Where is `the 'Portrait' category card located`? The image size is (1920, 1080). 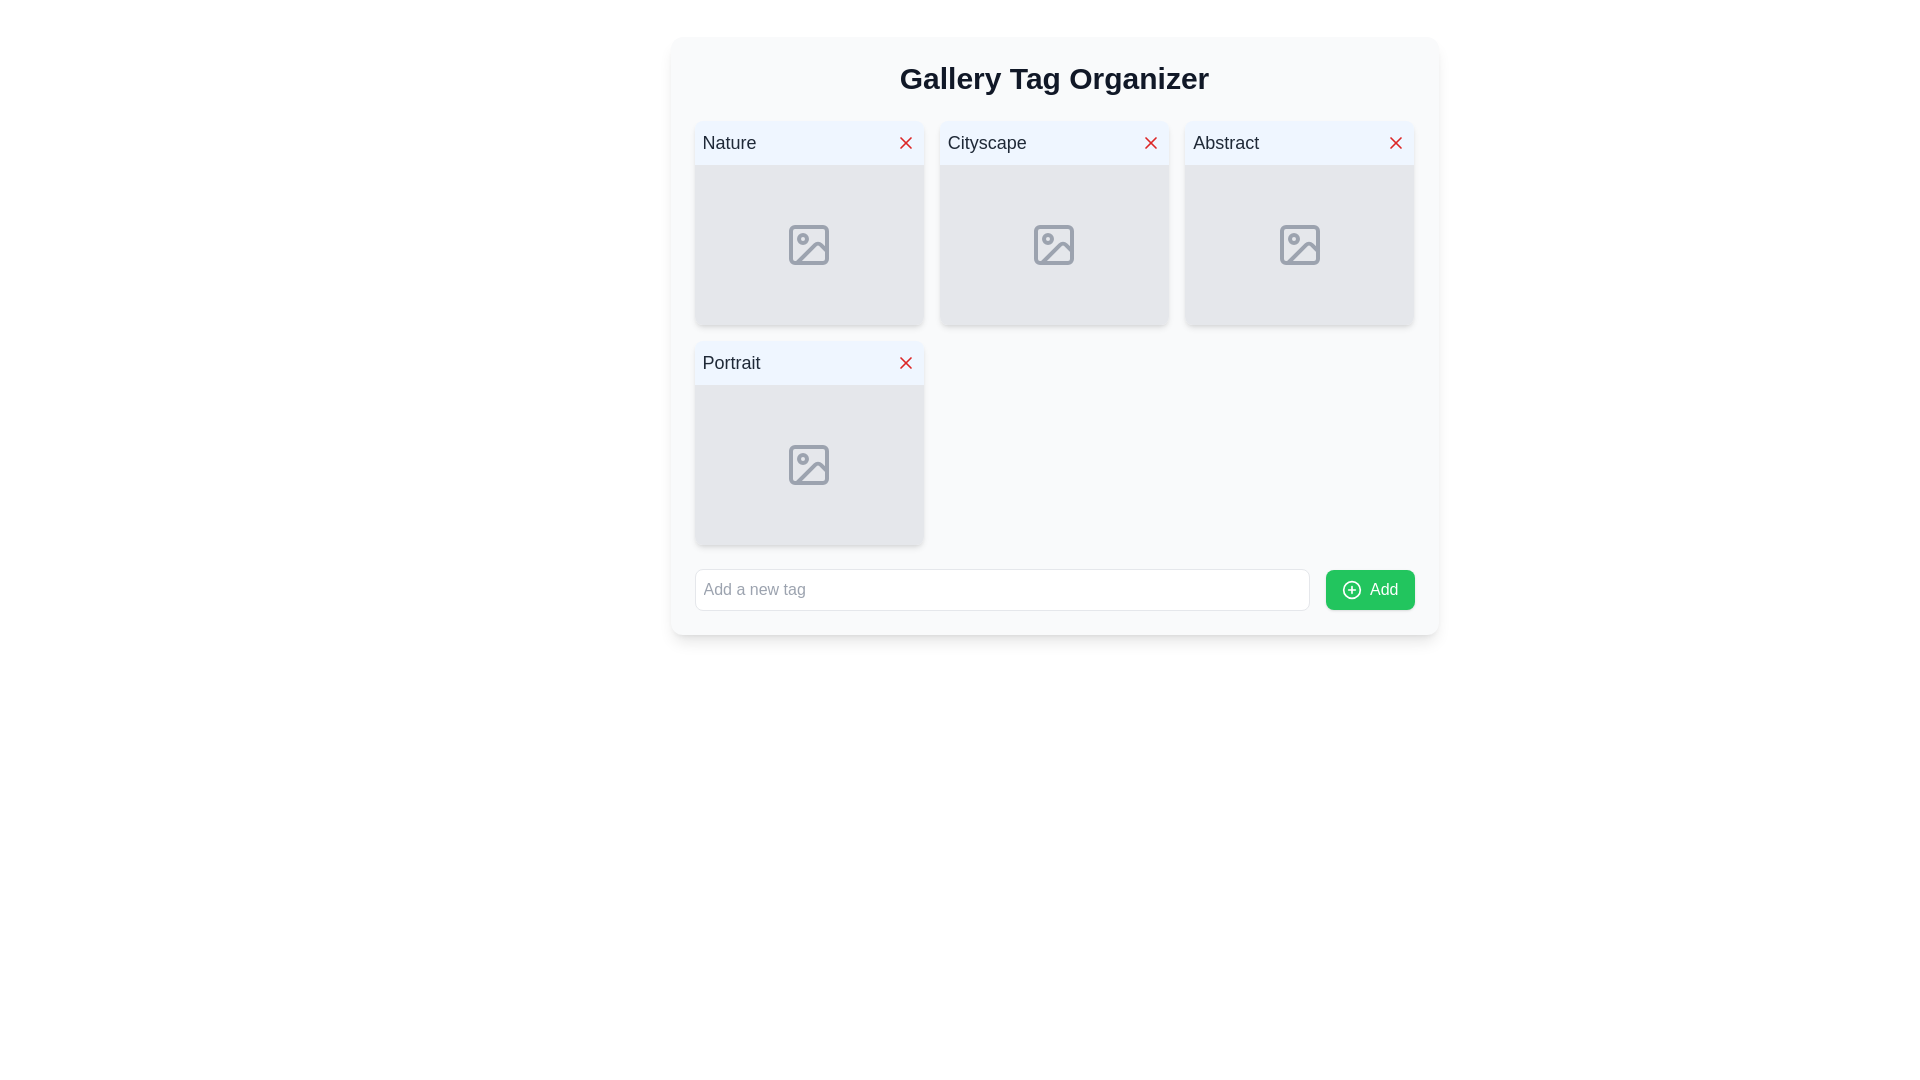 the 'Portrait' category card located is located at coordinates (809, 442).